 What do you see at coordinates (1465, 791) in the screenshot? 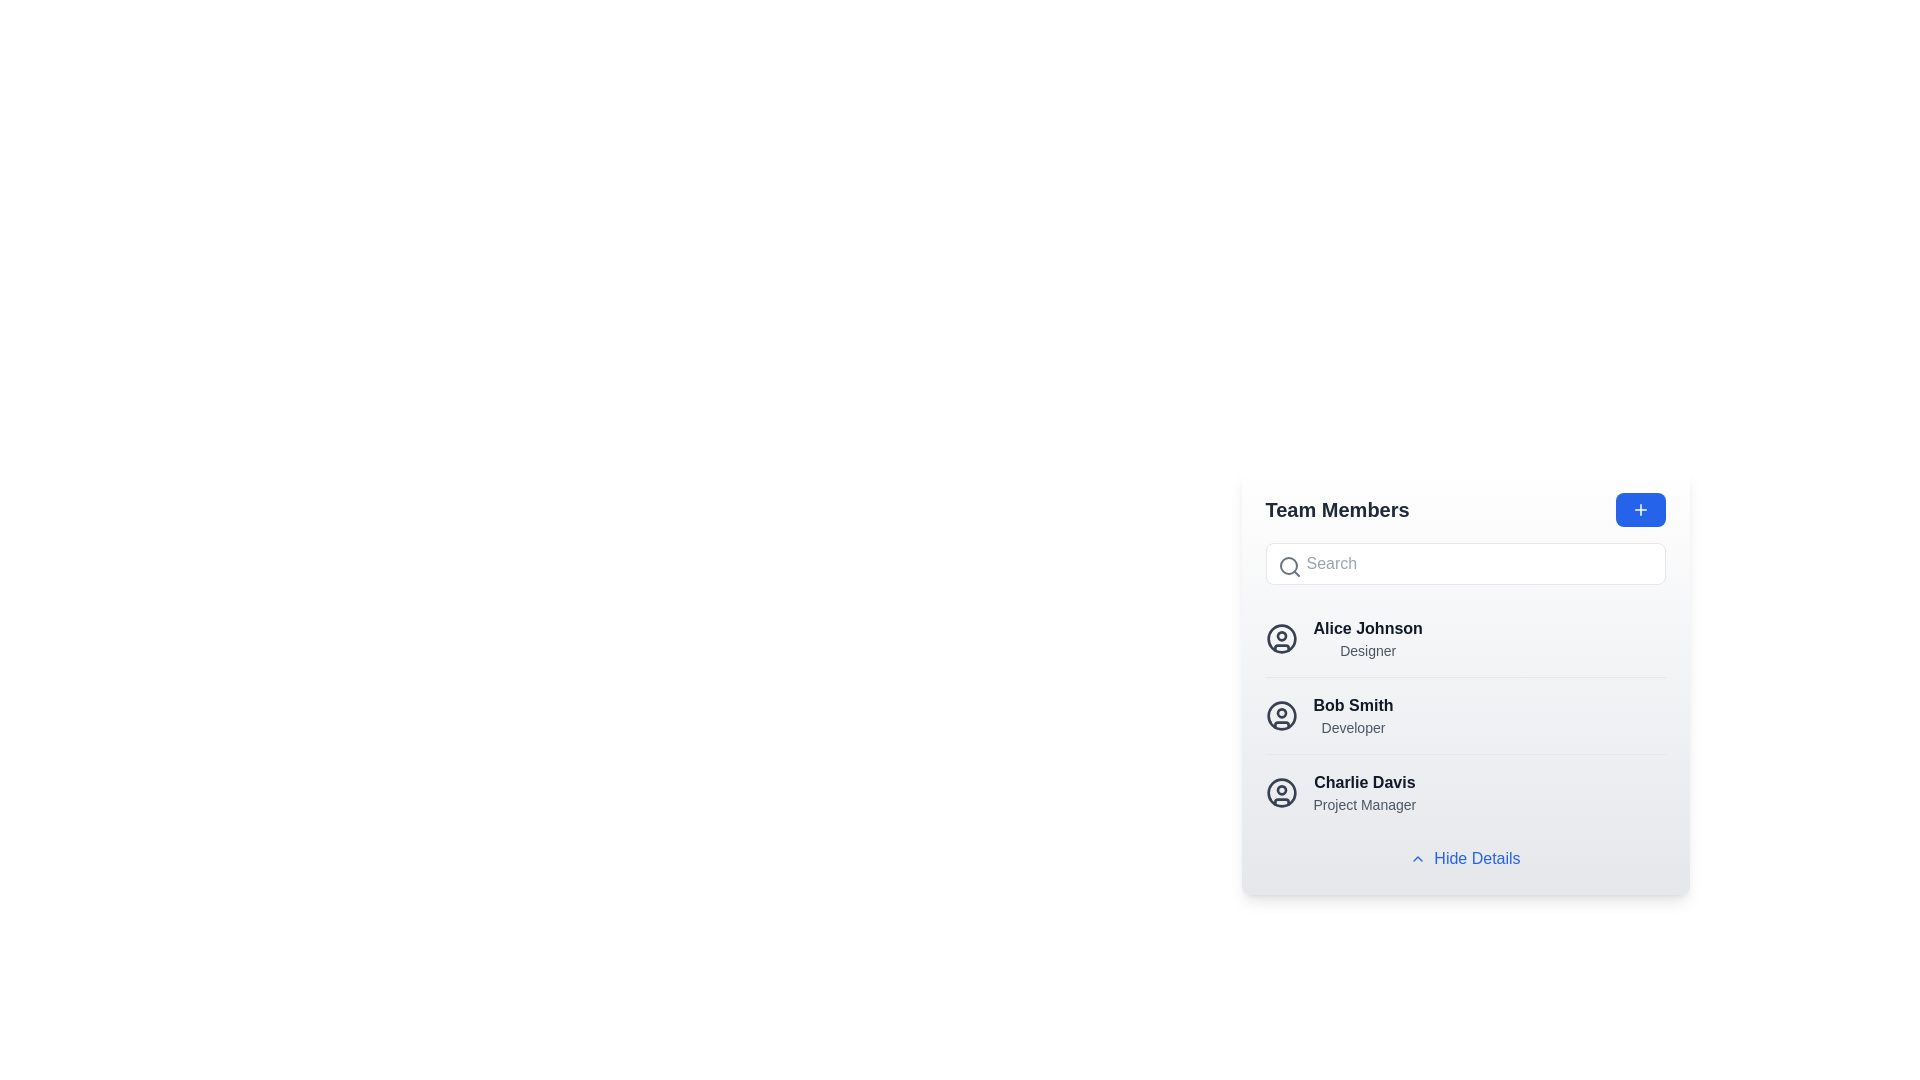
I see `the third list item in the 'Team Members' card that provides information about a team member, including their name and designation` at bounding box center [1465, 791].